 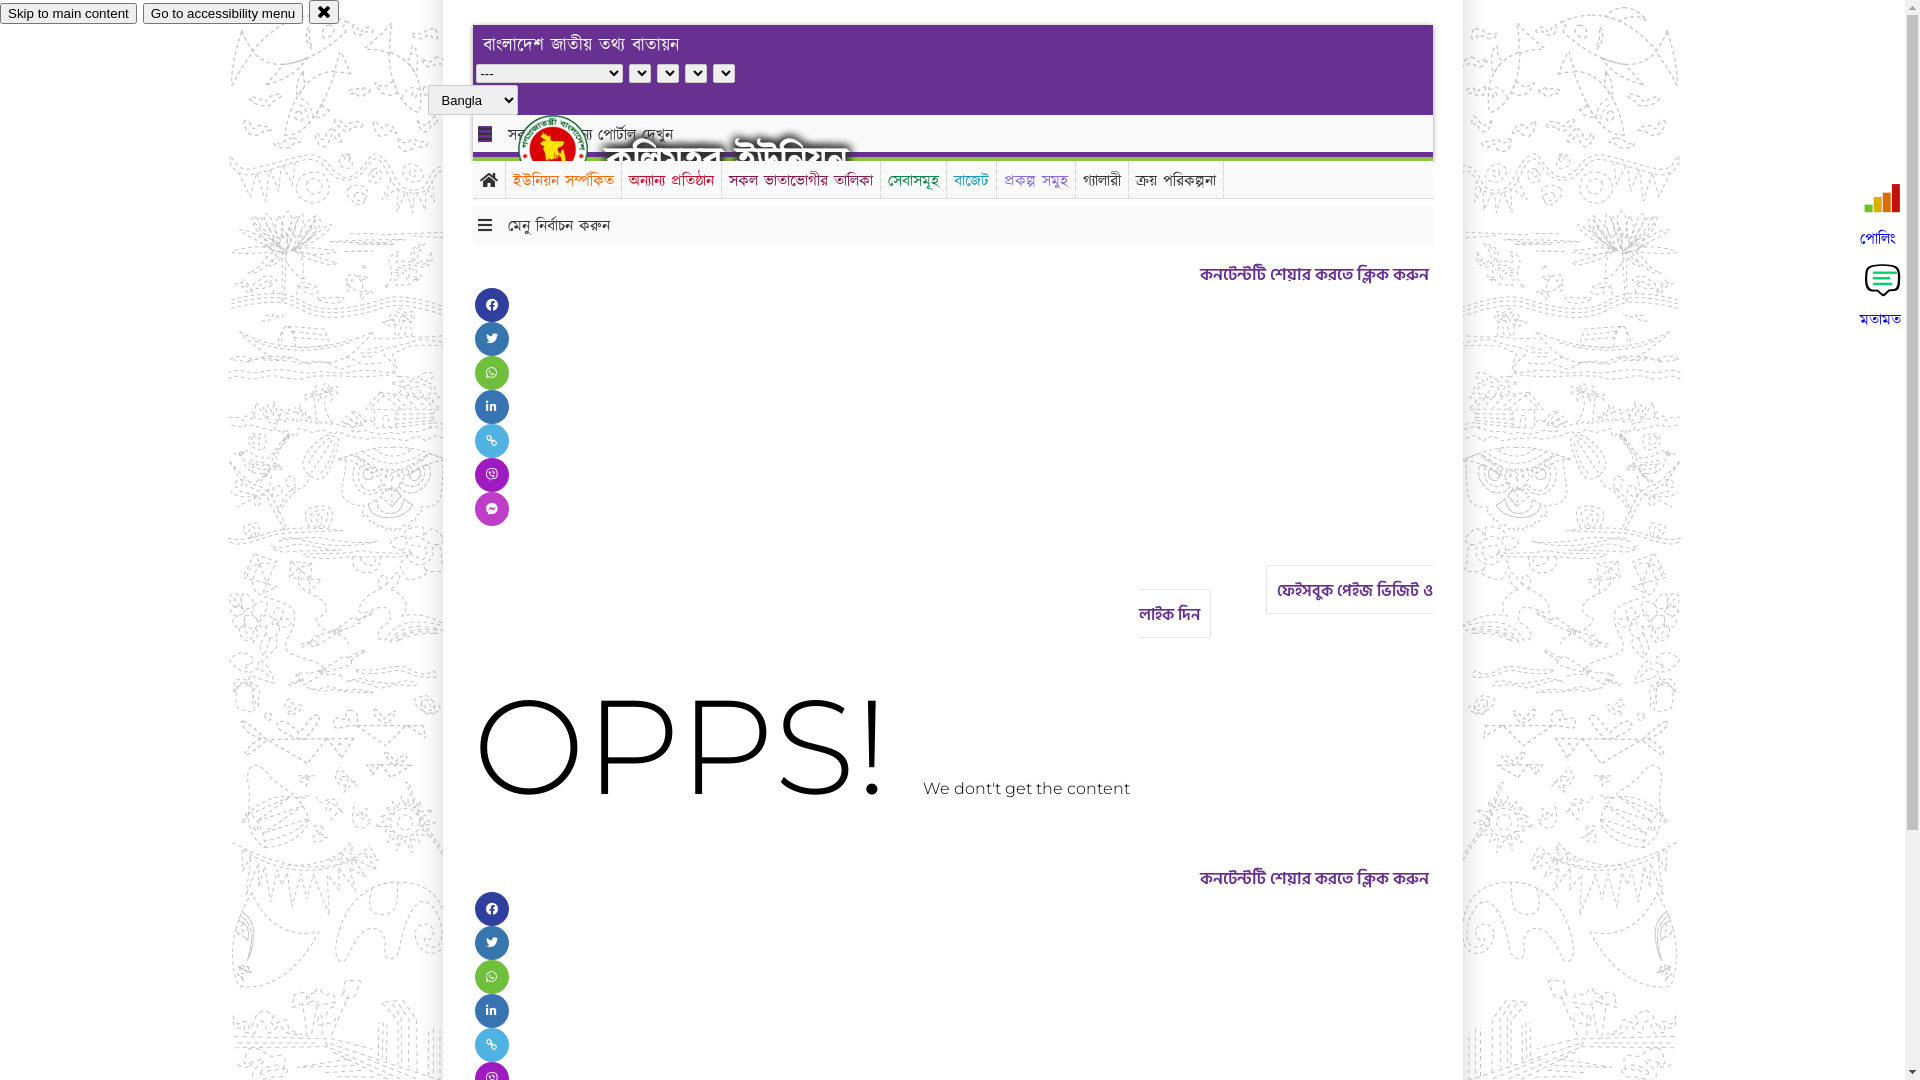 What do you see at coordinates (324, 11) in the screenshot?
I see `'close'` at bounding box center [324, 11].